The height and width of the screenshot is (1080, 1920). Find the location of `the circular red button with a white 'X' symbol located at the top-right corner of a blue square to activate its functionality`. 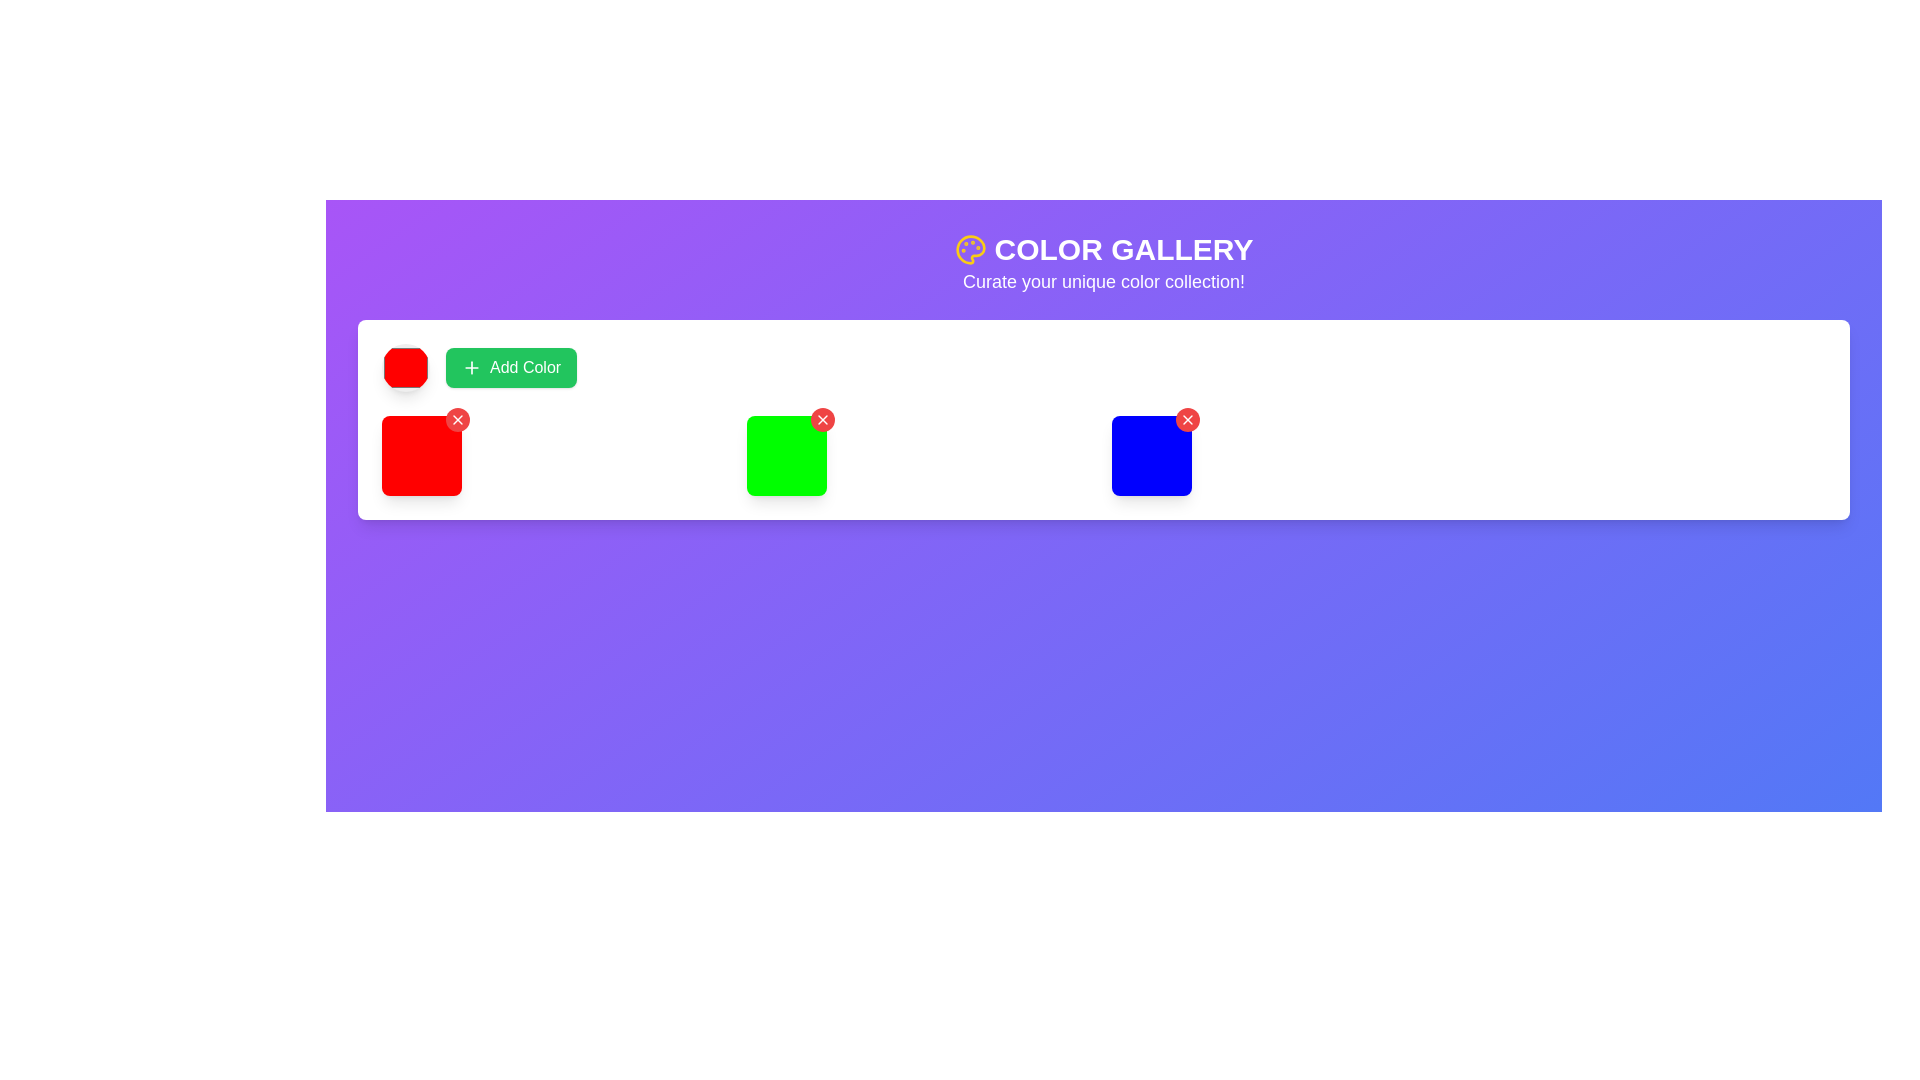

the circular red button with a white 'X' symbol located at the top-right corner of a blue square to activate its functionality is located at coordinates (1188, 419).